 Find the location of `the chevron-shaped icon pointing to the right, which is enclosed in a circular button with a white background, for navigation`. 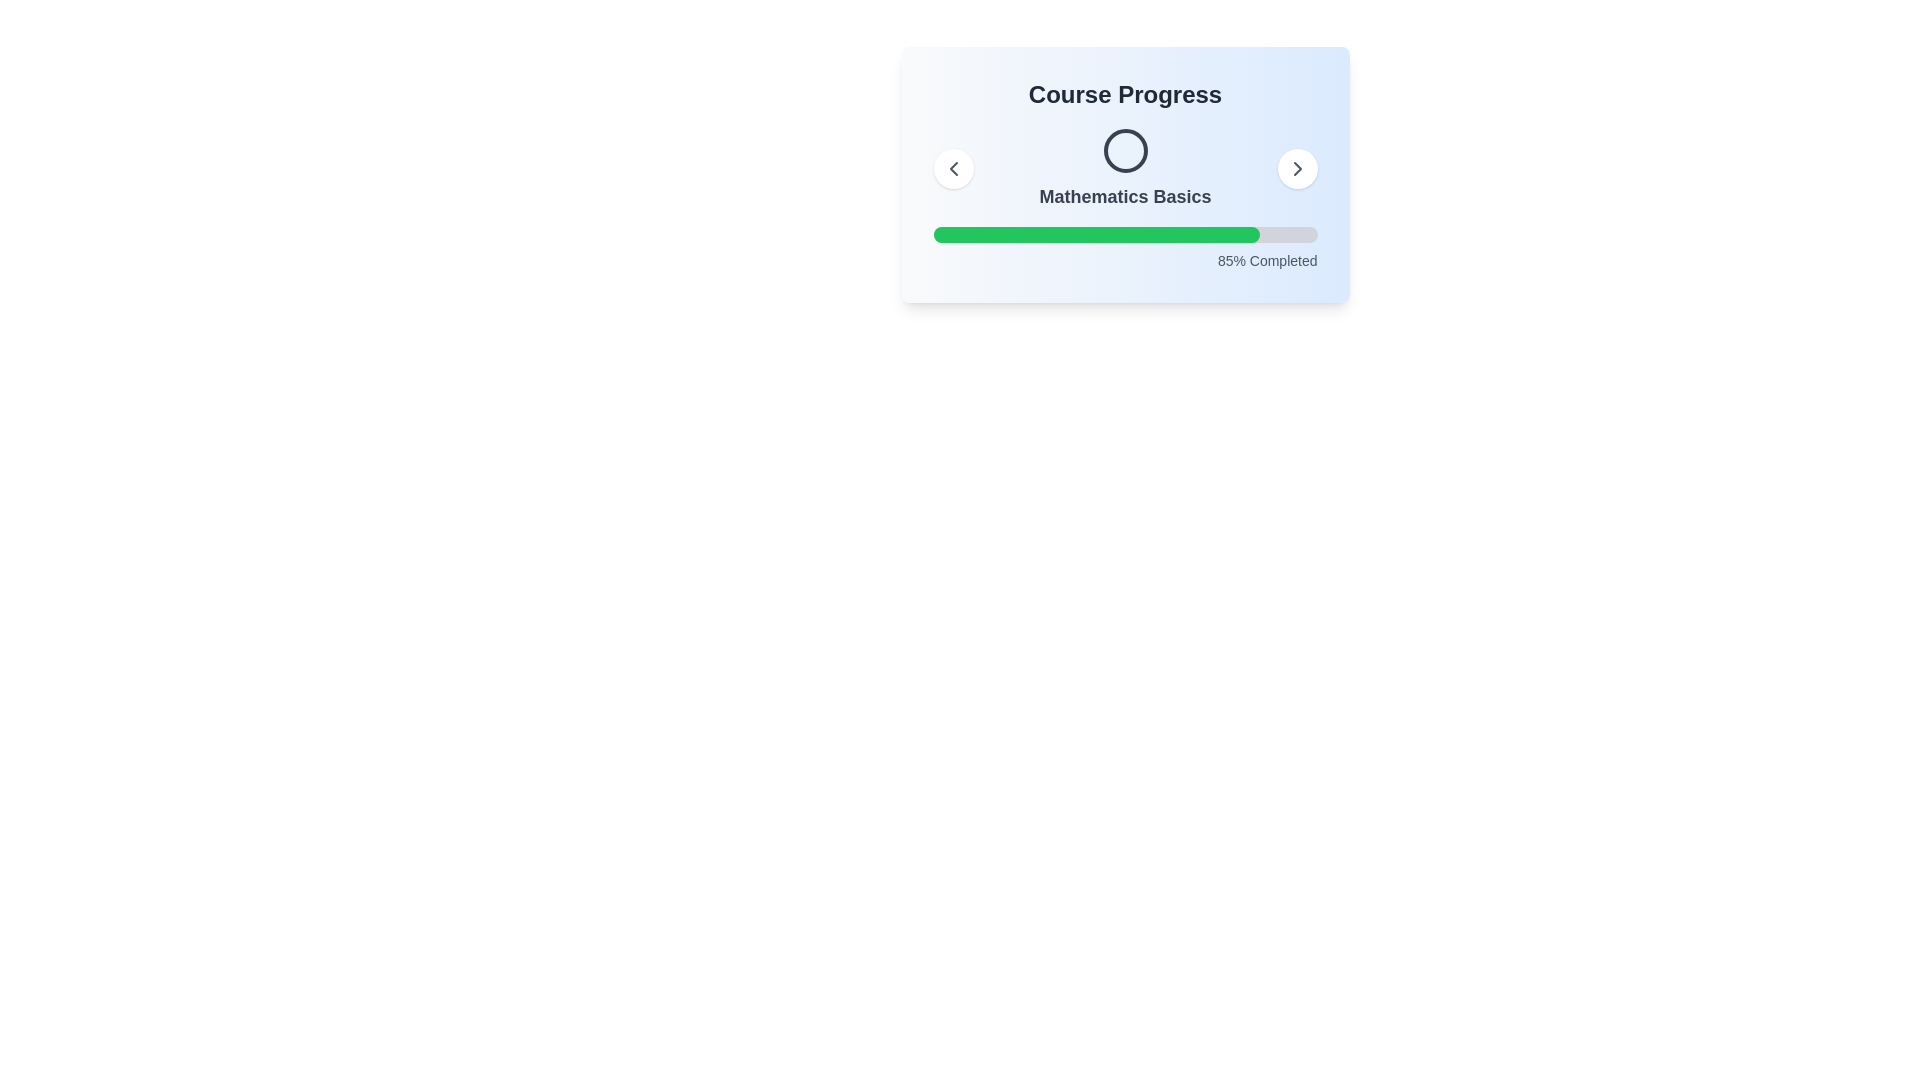

the chevron-shaped icon pointing to the right, which is enclosed in a circular button with a white background, for navigation is located at coordinates (1297, 168).